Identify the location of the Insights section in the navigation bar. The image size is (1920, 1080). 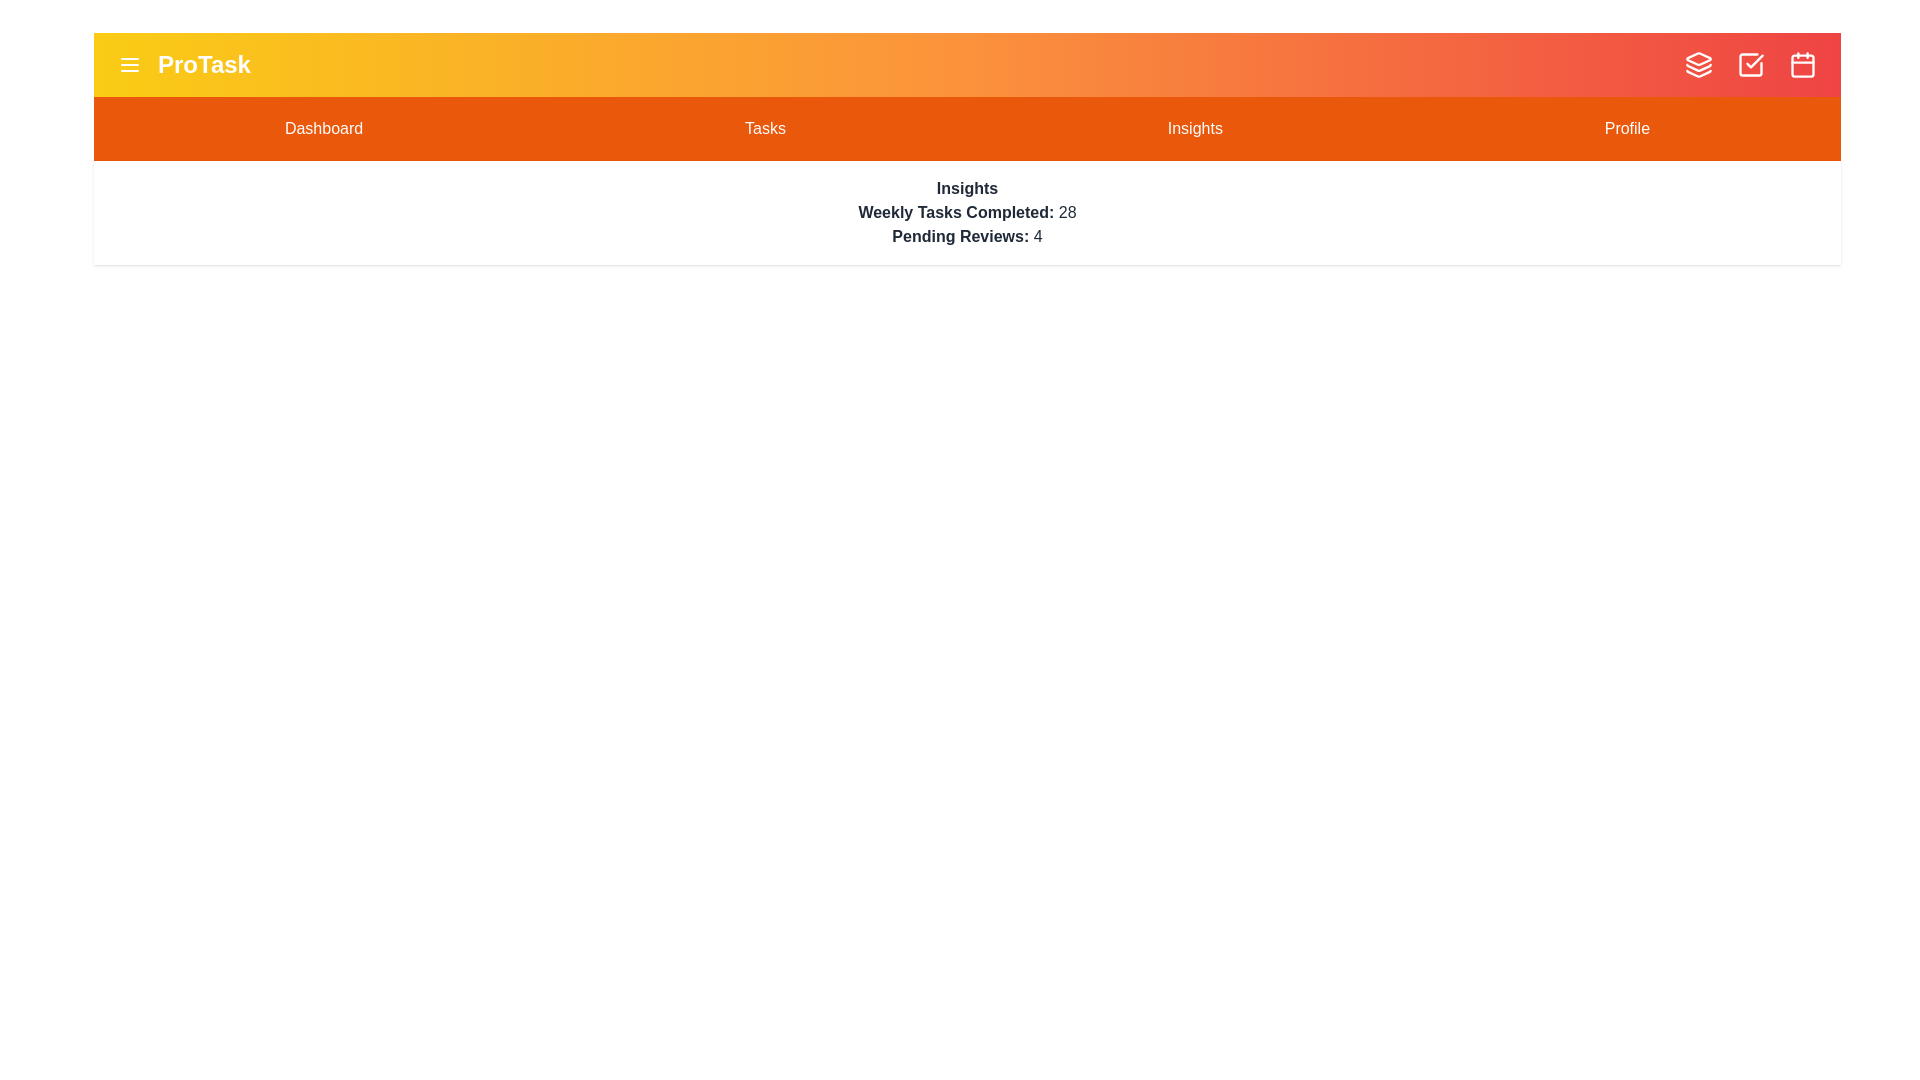
(1195, 128).